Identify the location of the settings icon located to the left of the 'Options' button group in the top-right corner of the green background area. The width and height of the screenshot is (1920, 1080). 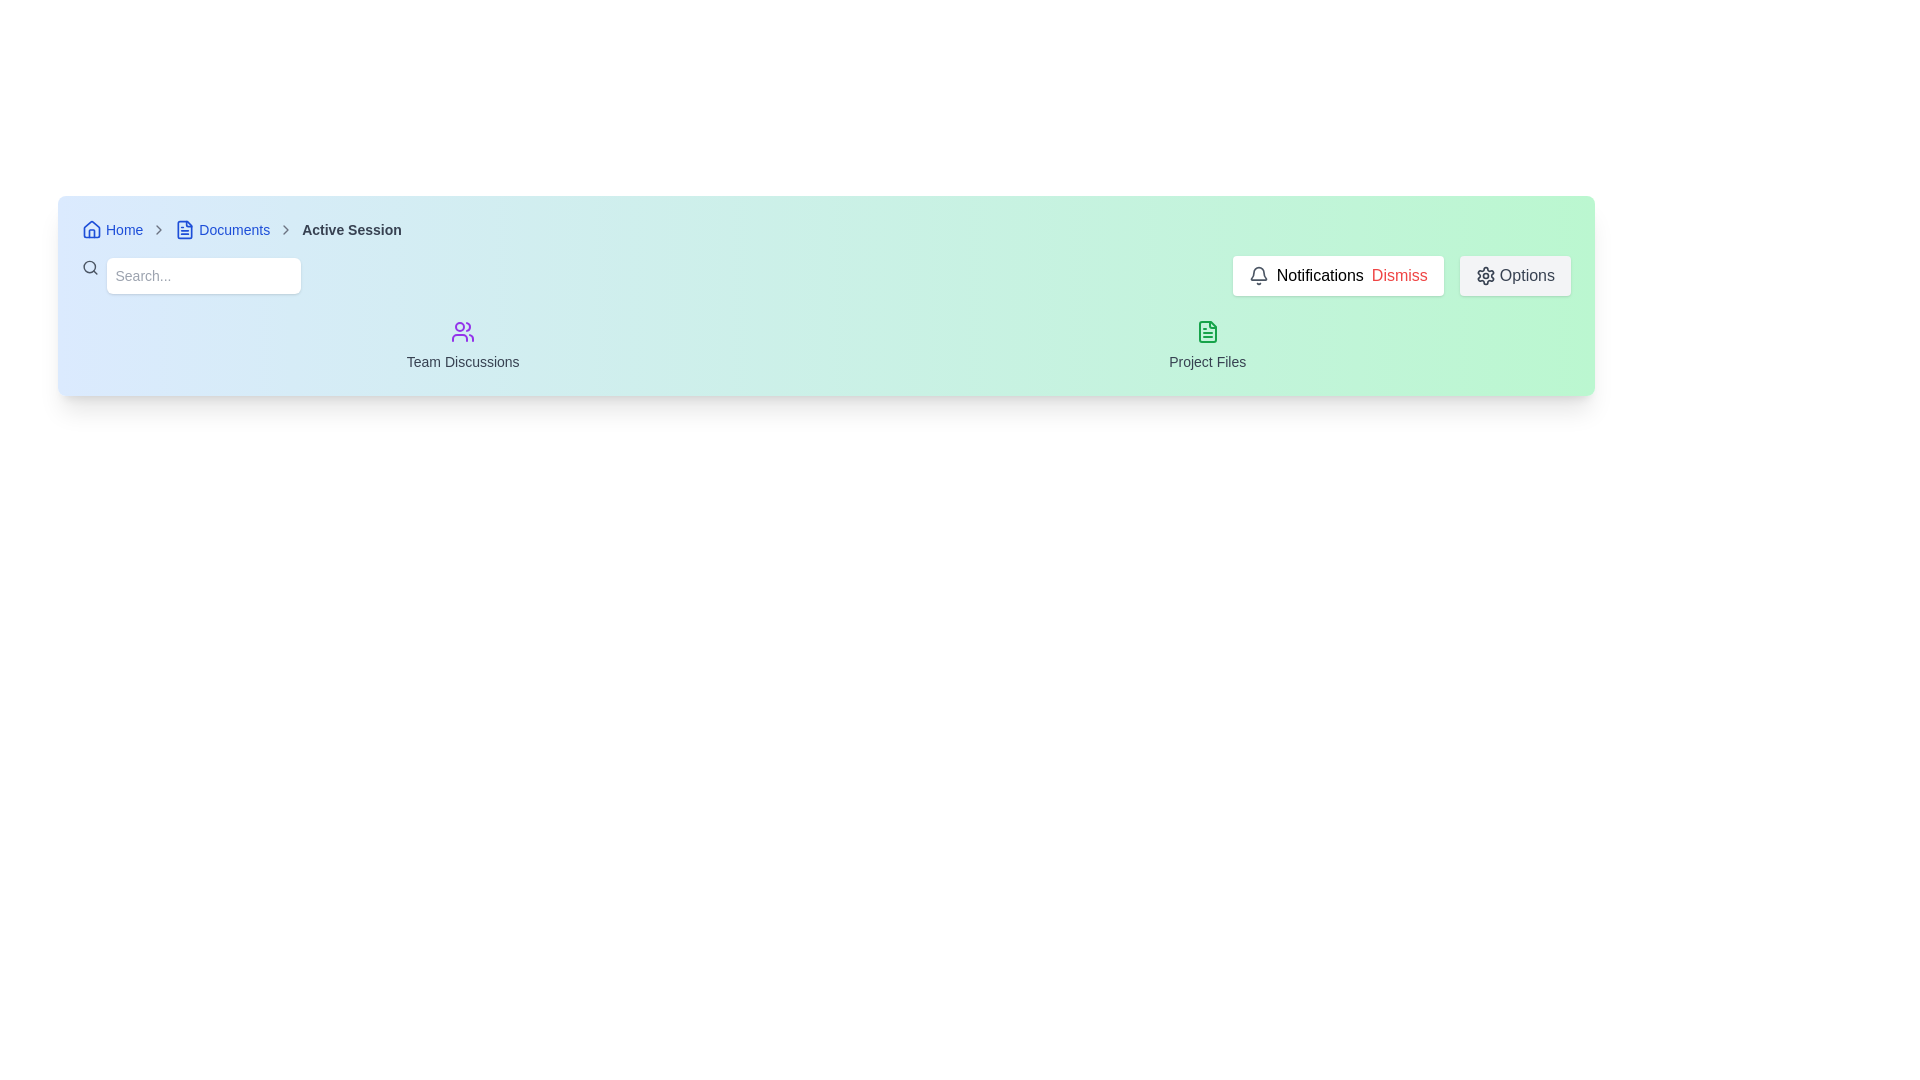
(1485, 276).